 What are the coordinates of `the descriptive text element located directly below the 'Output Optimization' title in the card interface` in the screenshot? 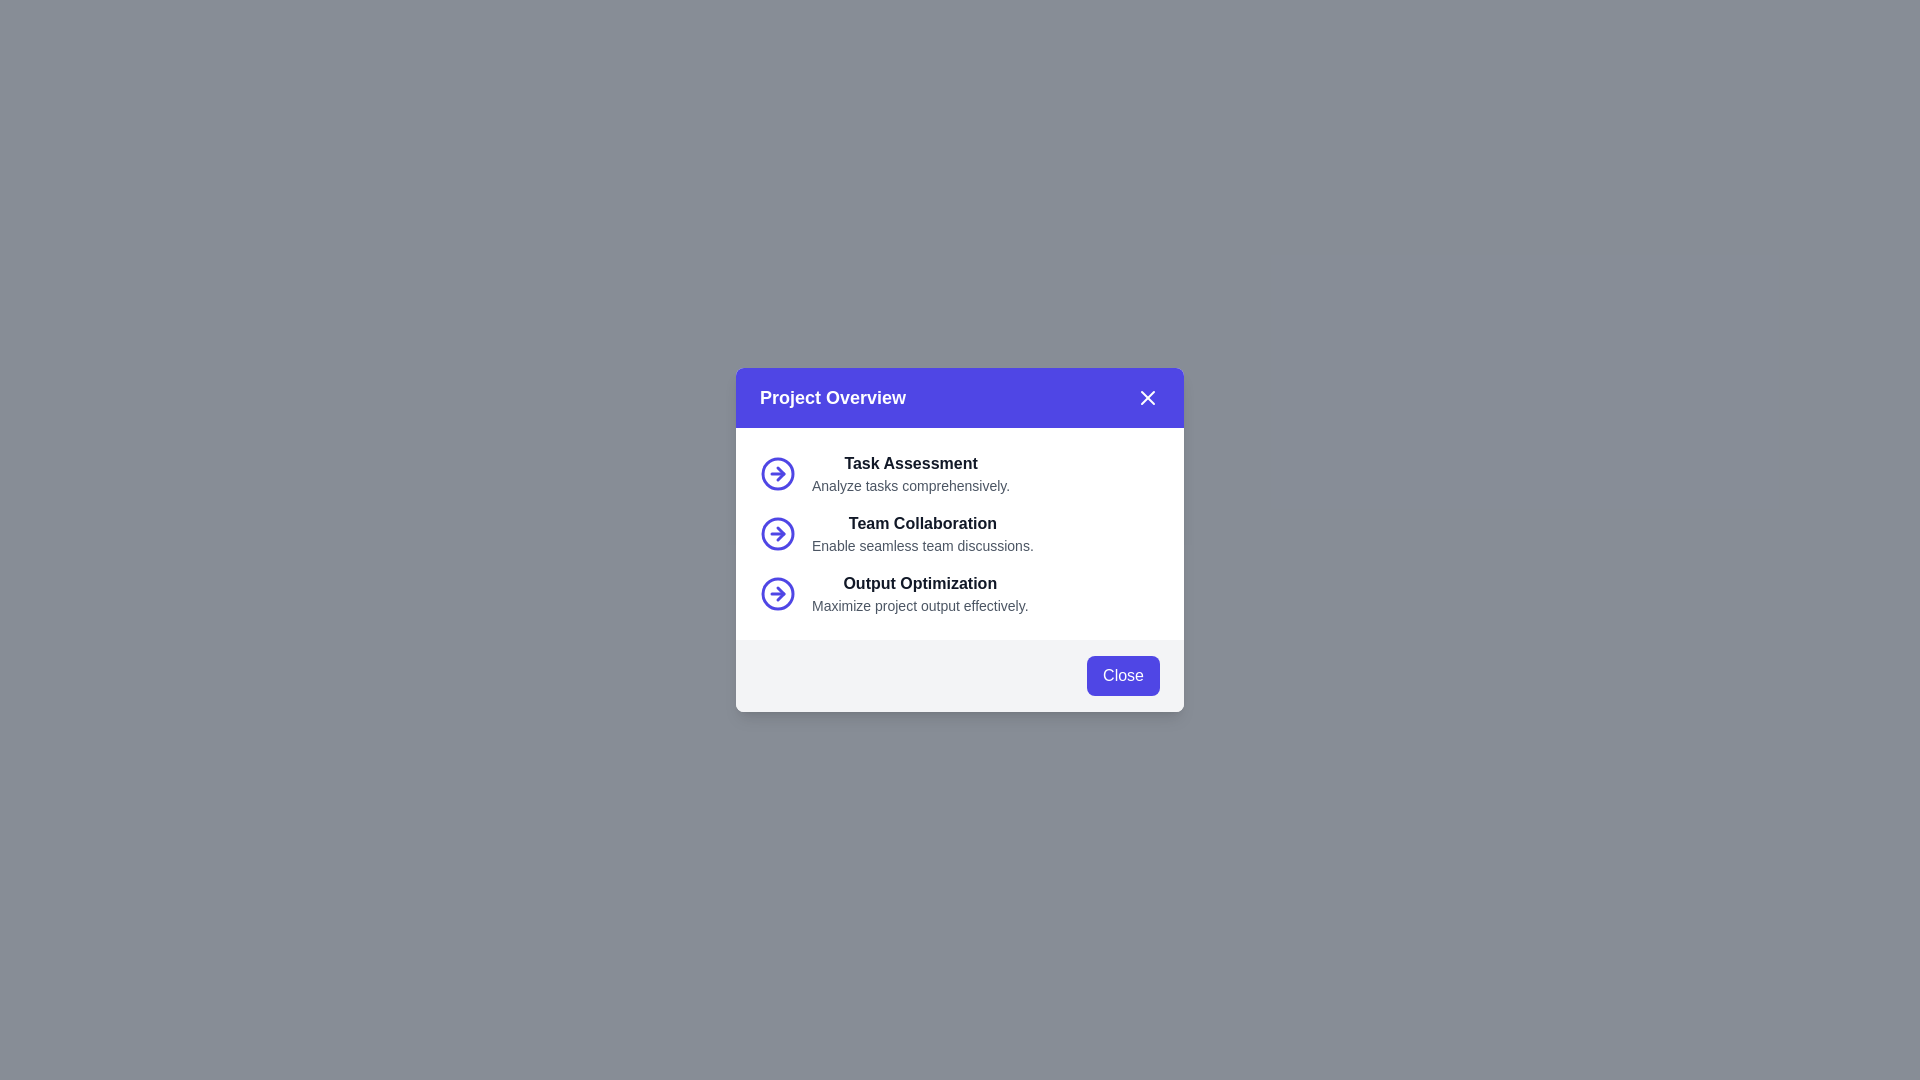 It's located at (919, 604).